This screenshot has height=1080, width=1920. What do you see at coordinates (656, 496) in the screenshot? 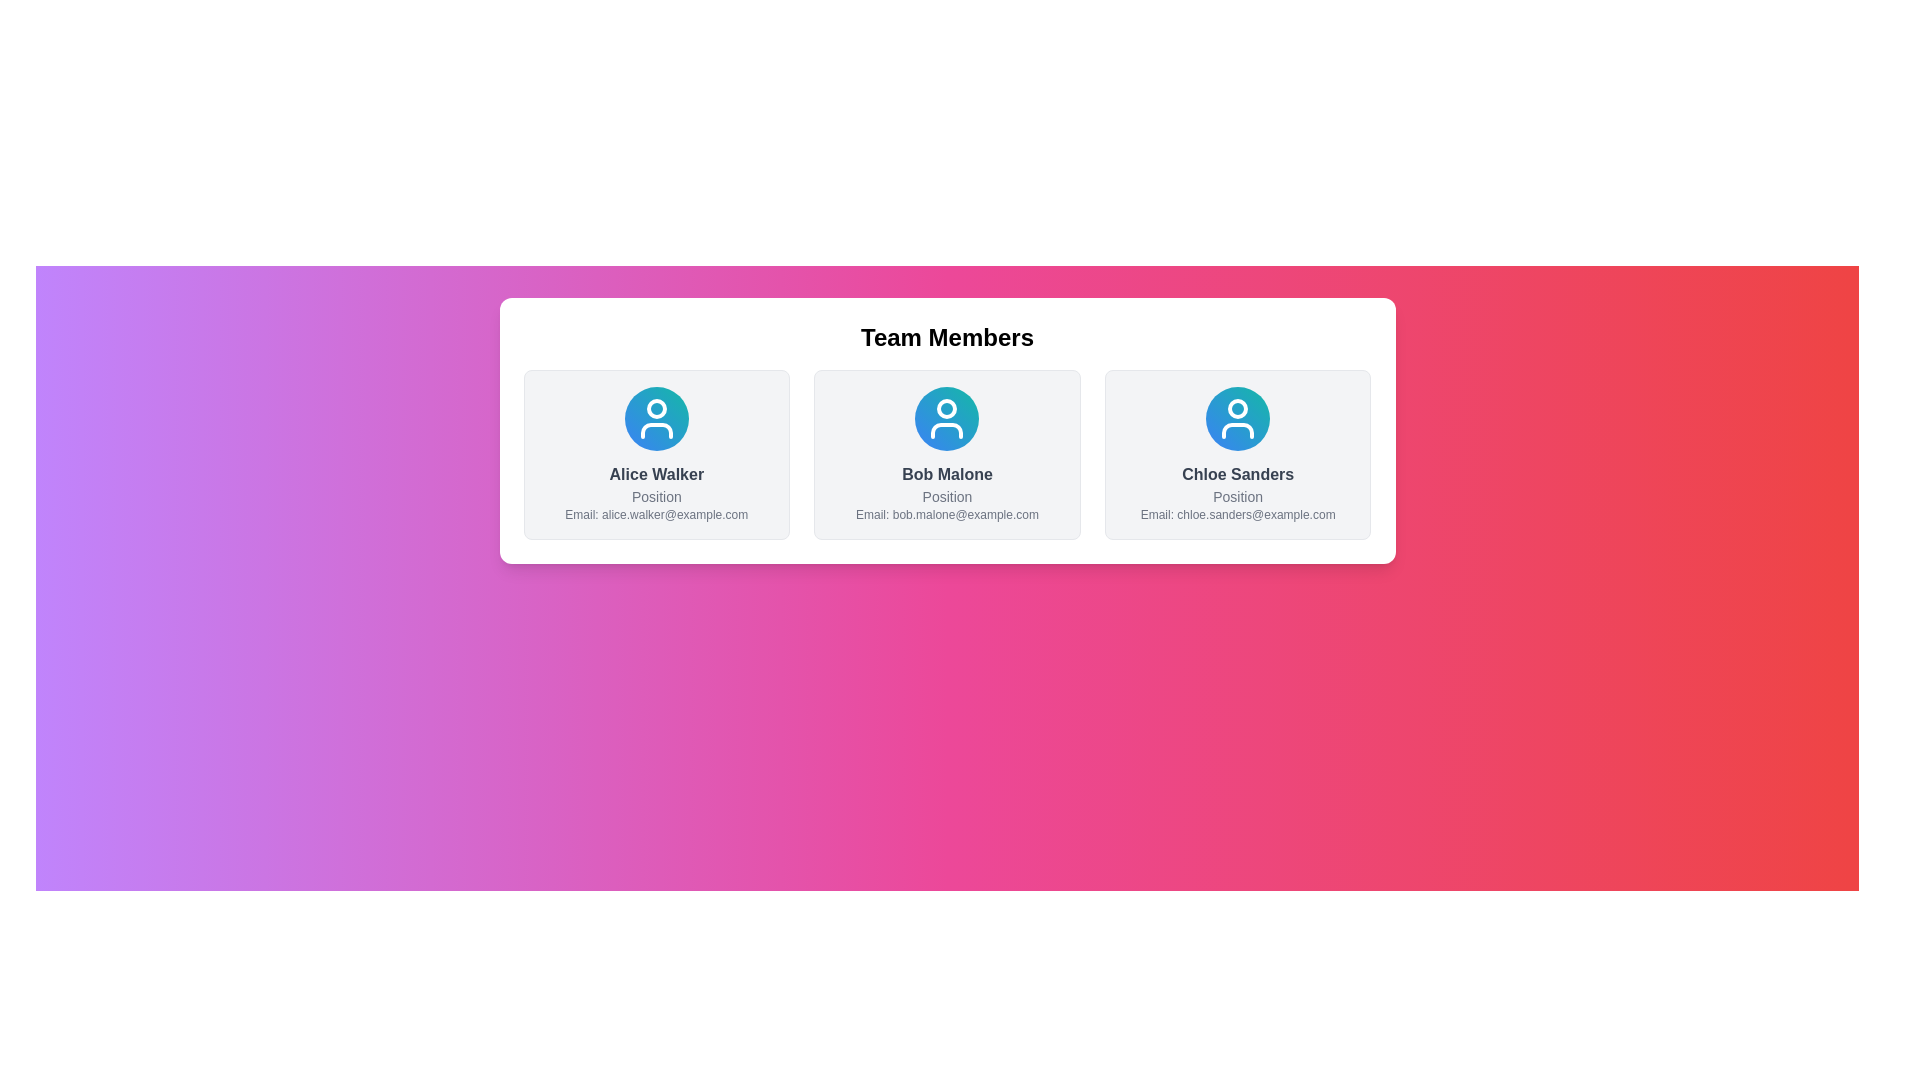
I see `text label indicating the role or designation of Alice Walker, which is located directly beneath her name in the central profile card` at bounding box center [656, 496].